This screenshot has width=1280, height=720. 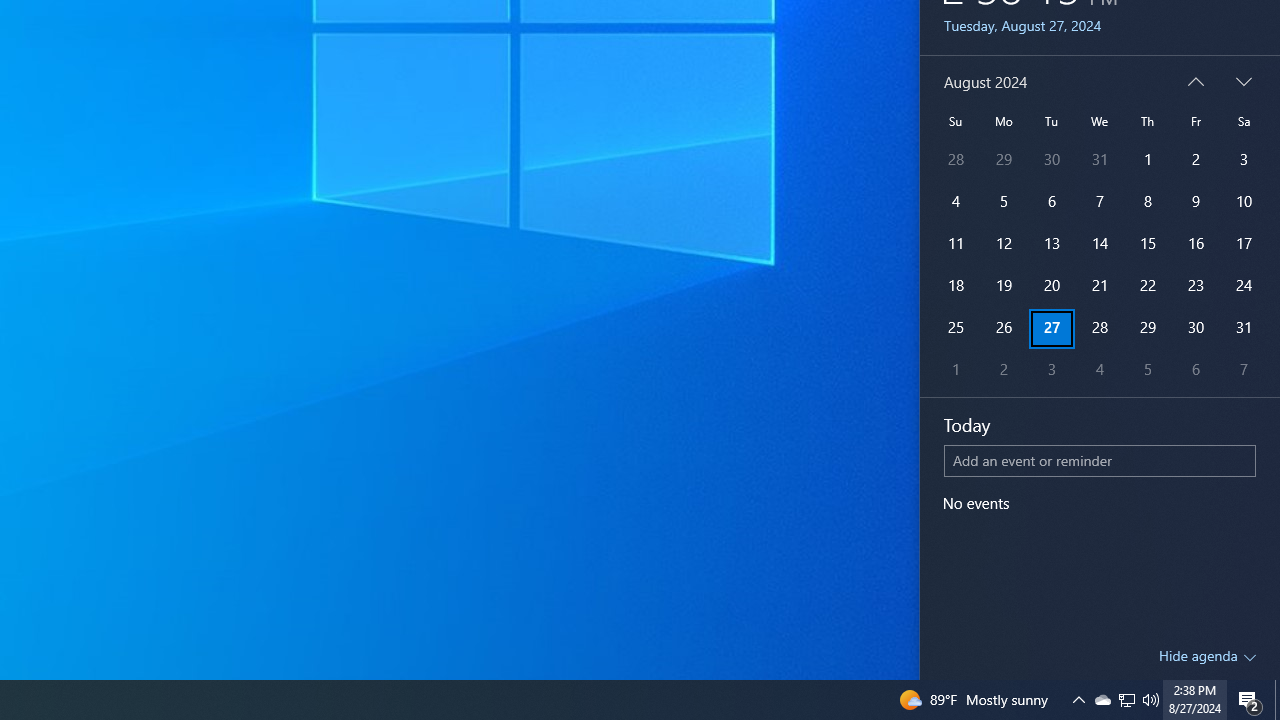 What do you see at coordinates (1243, 243) in the screenshot?
I see `'17'` at bounding box center [1243, 243].